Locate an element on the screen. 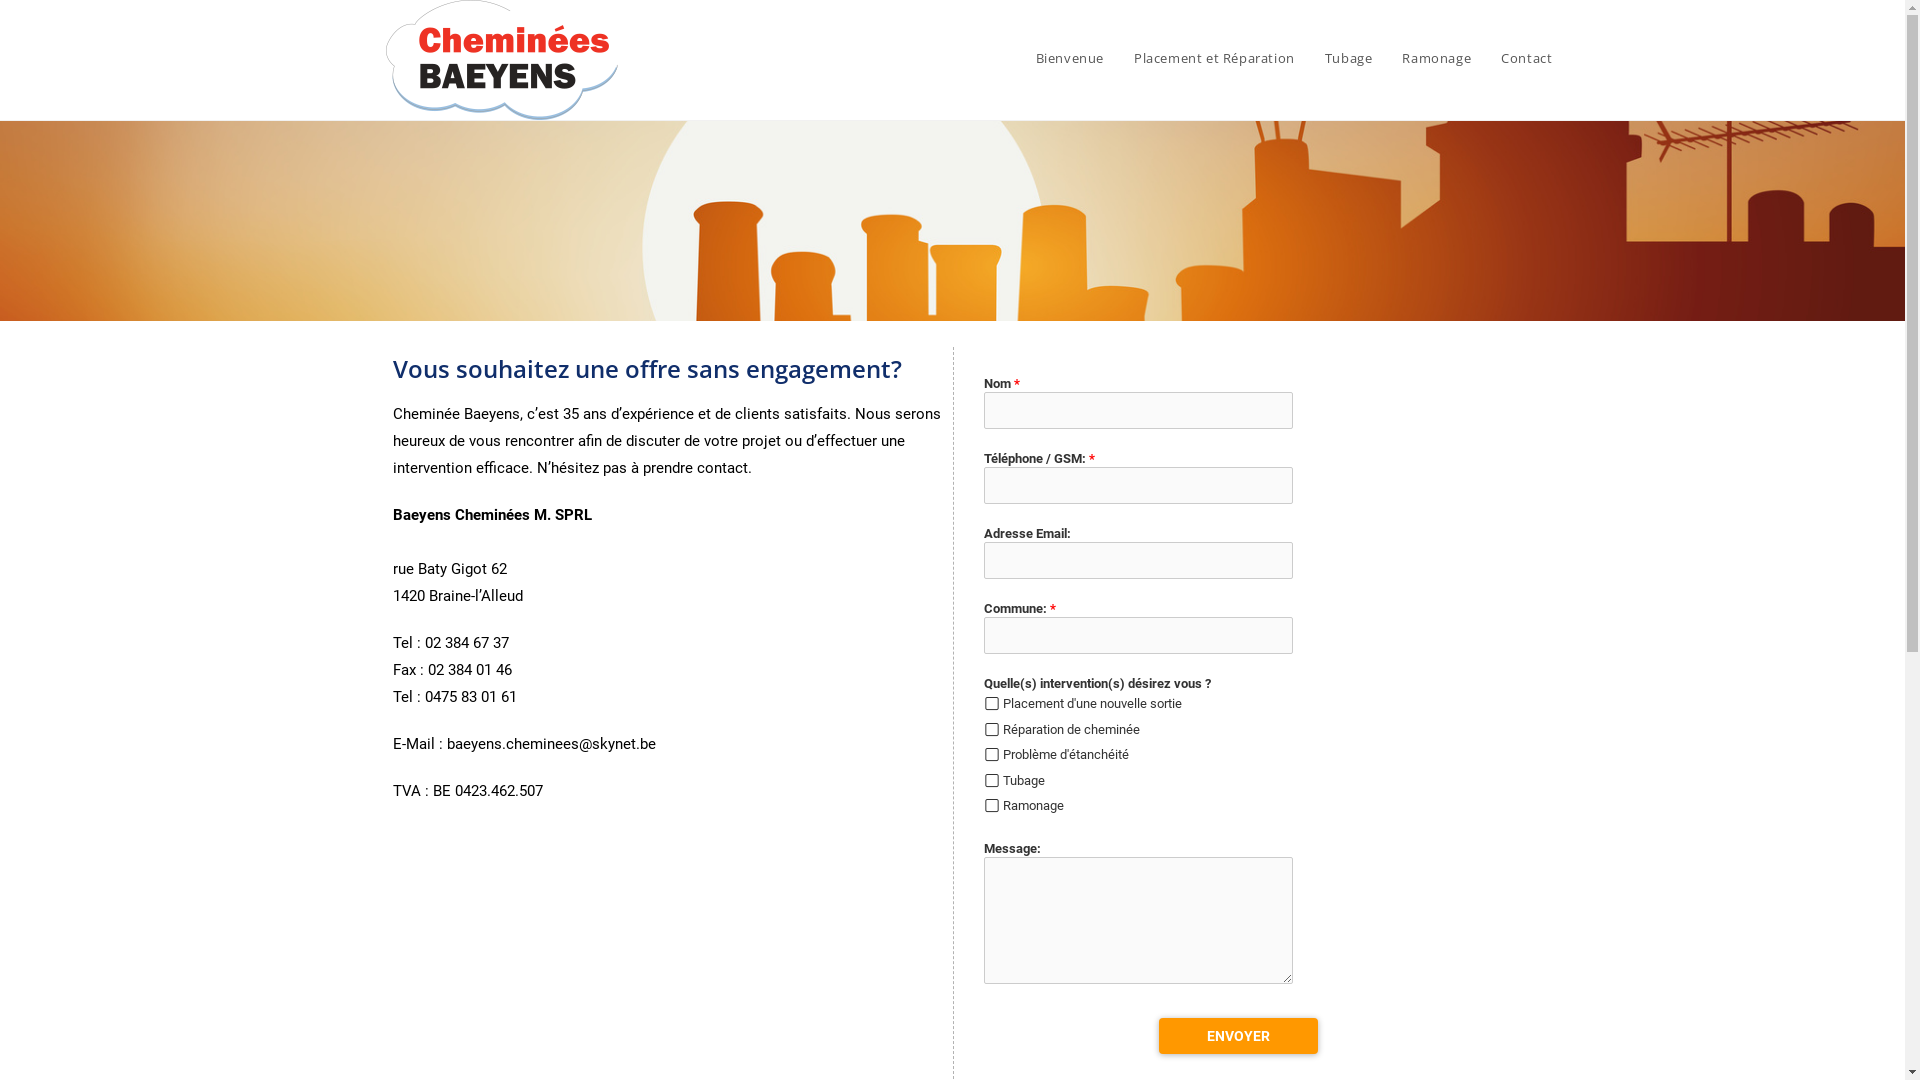  'Ramonage' is located at coordinates (1435, 56).